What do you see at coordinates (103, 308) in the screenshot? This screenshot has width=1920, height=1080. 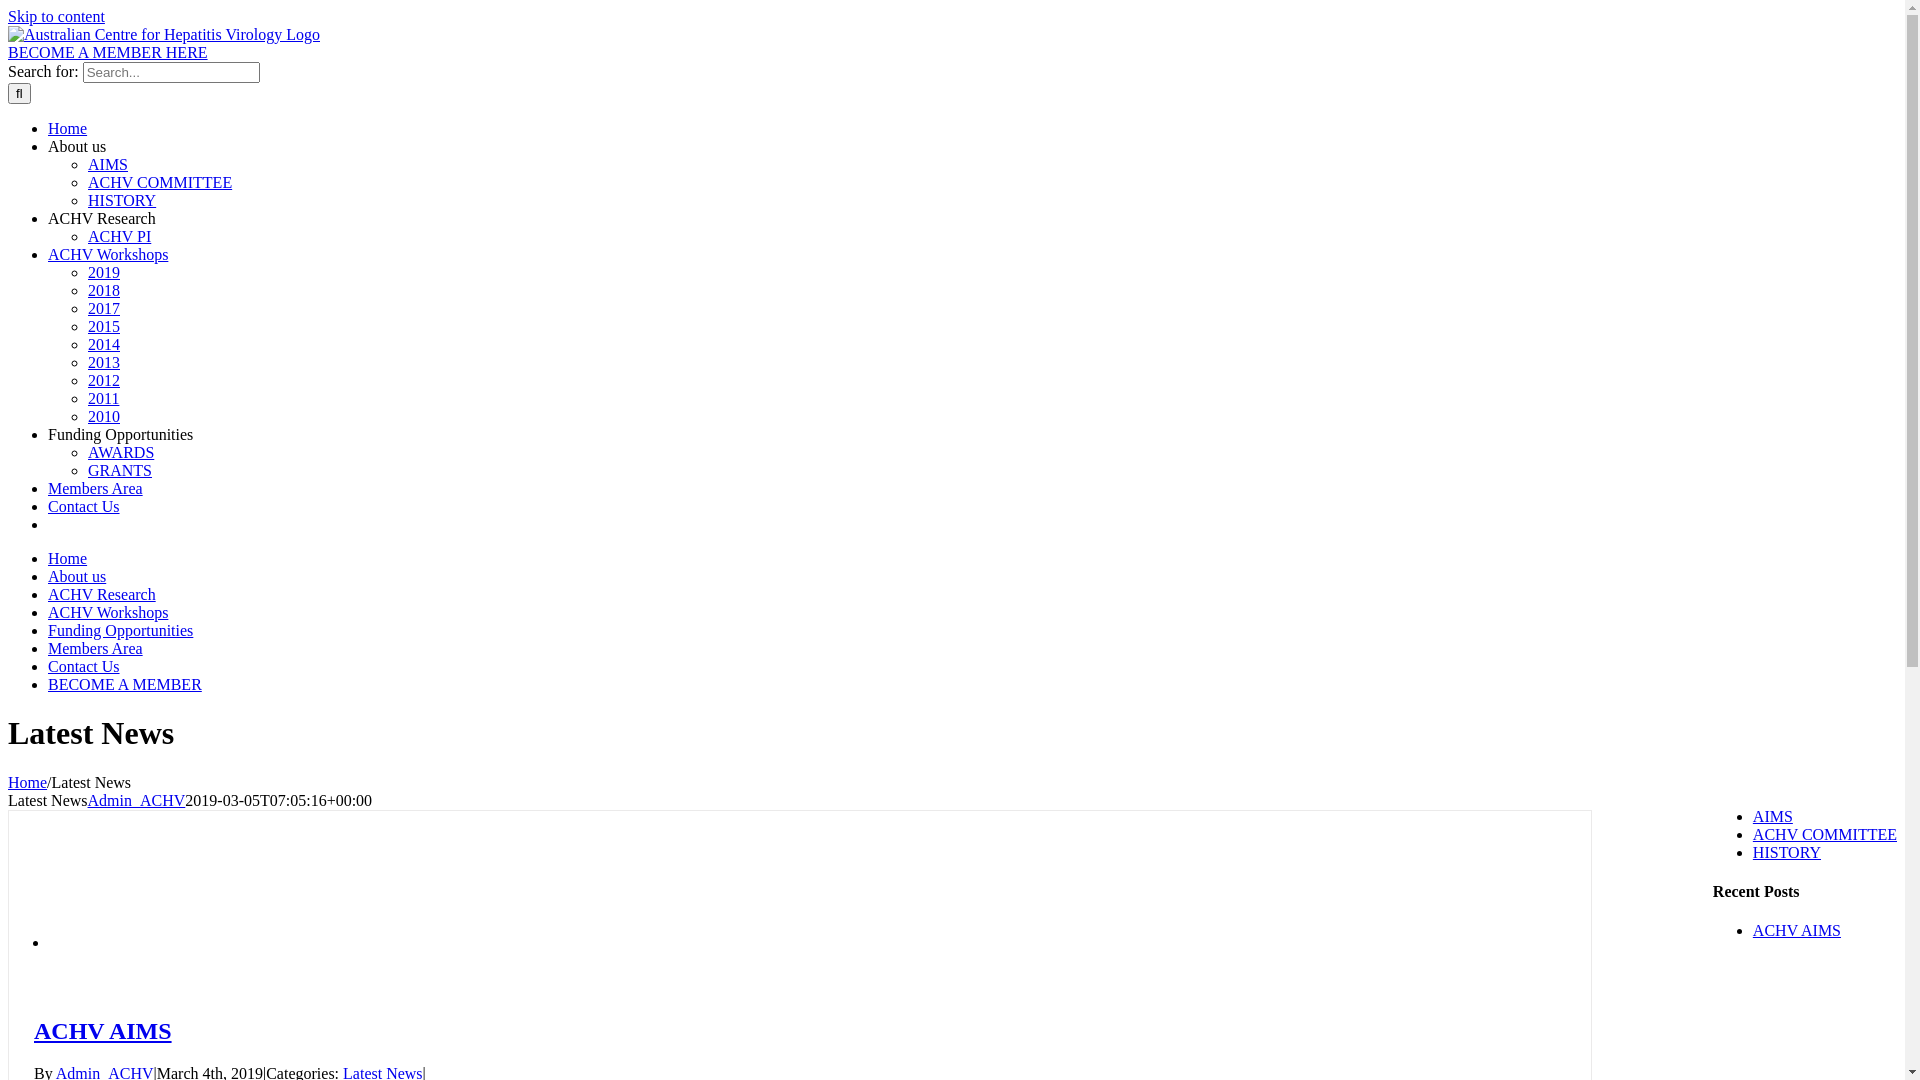 I see `'2017'` at bounding box center [103, 308].